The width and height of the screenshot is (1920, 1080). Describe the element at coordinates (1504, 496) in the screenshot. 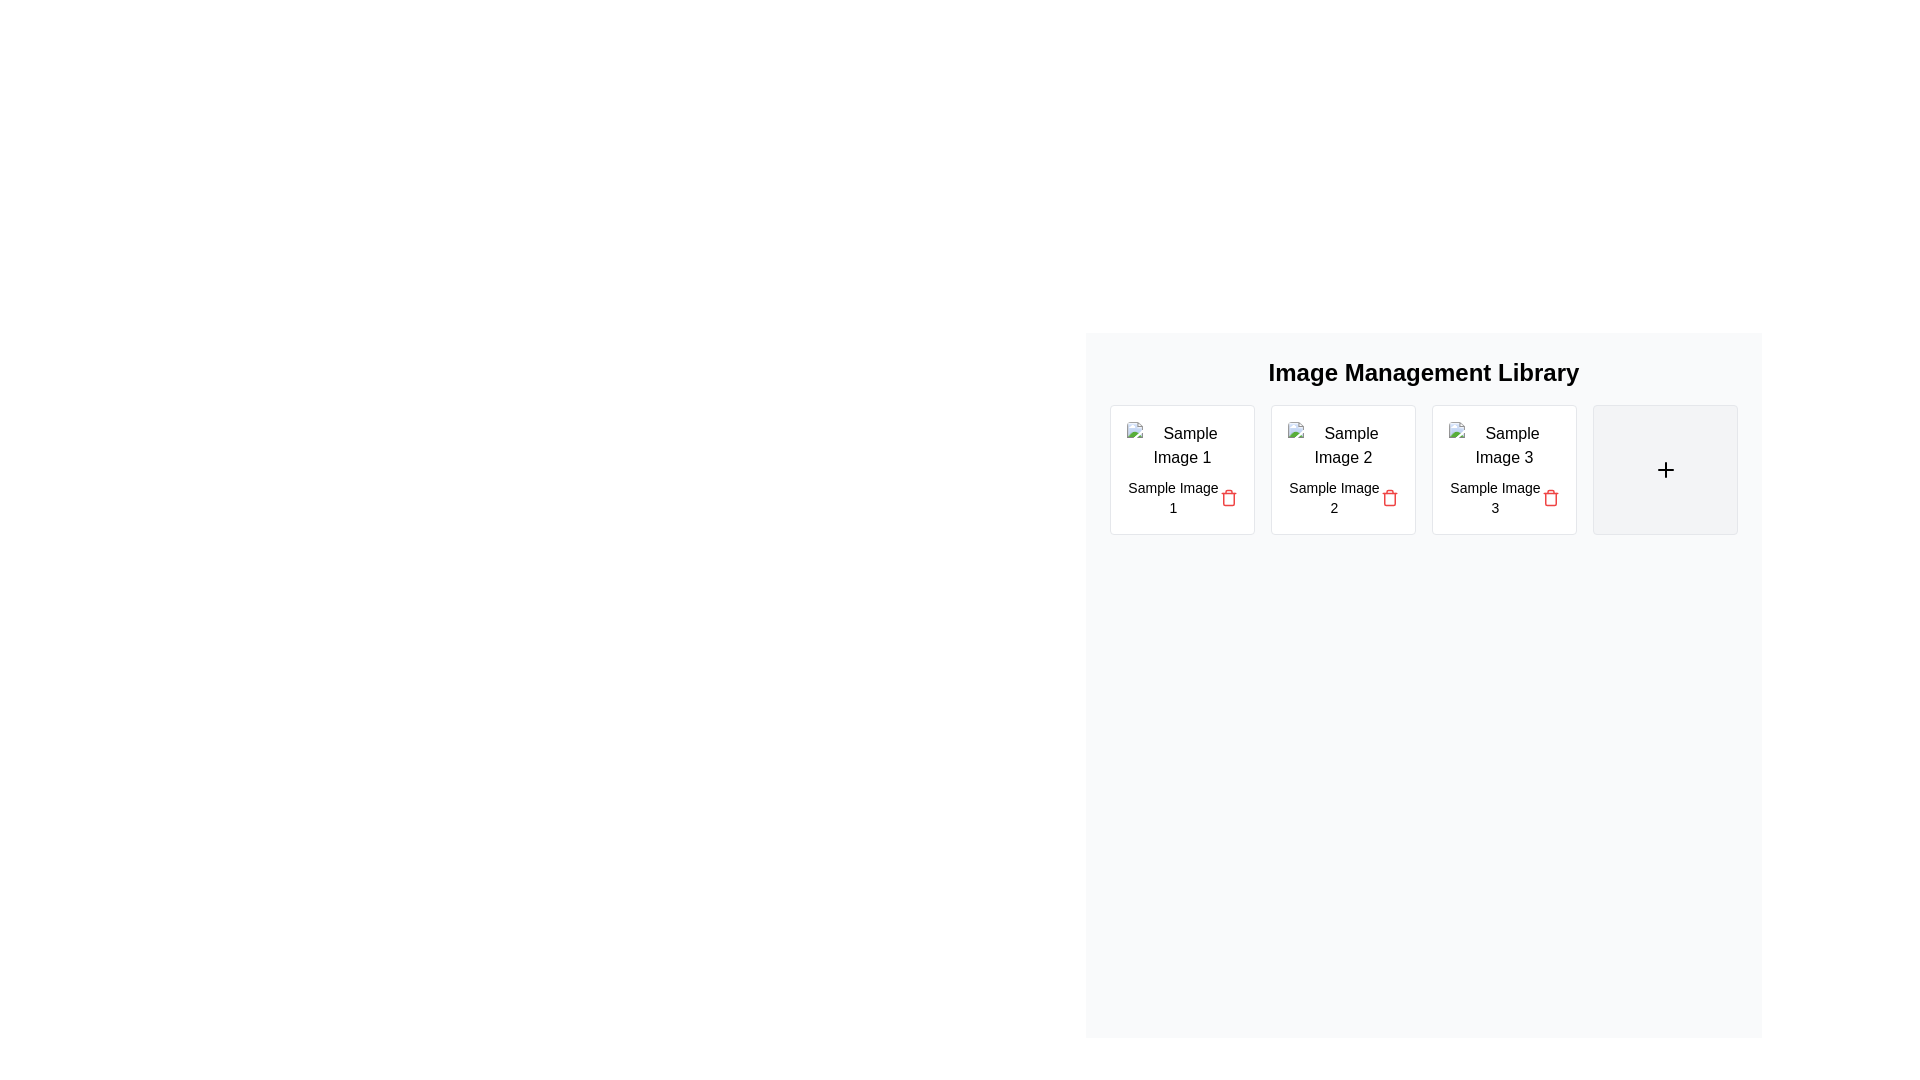

I see `the text display located below 'Sample Image 3' in the image management interface` at that location.